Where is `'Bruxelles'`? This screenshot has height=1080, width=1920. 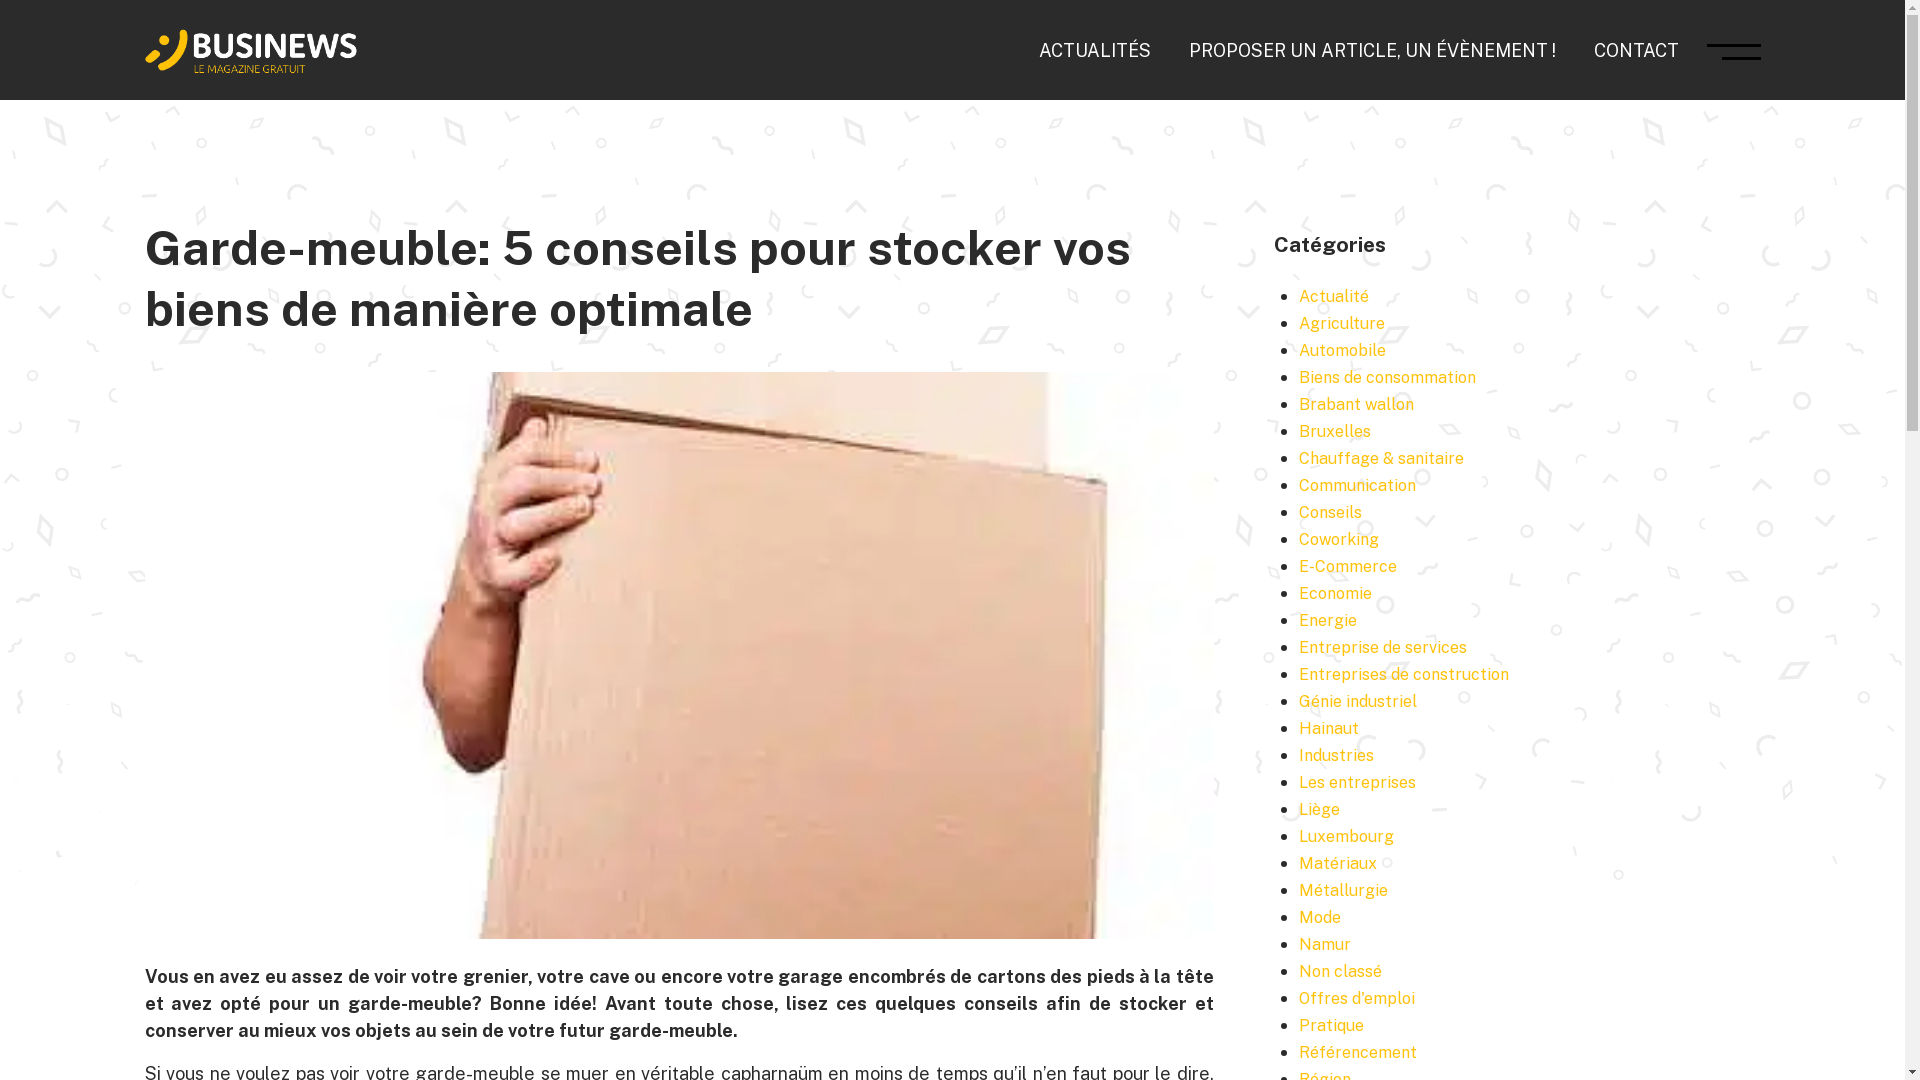
'Bruxelles' is located at coordinates (1299, 430).